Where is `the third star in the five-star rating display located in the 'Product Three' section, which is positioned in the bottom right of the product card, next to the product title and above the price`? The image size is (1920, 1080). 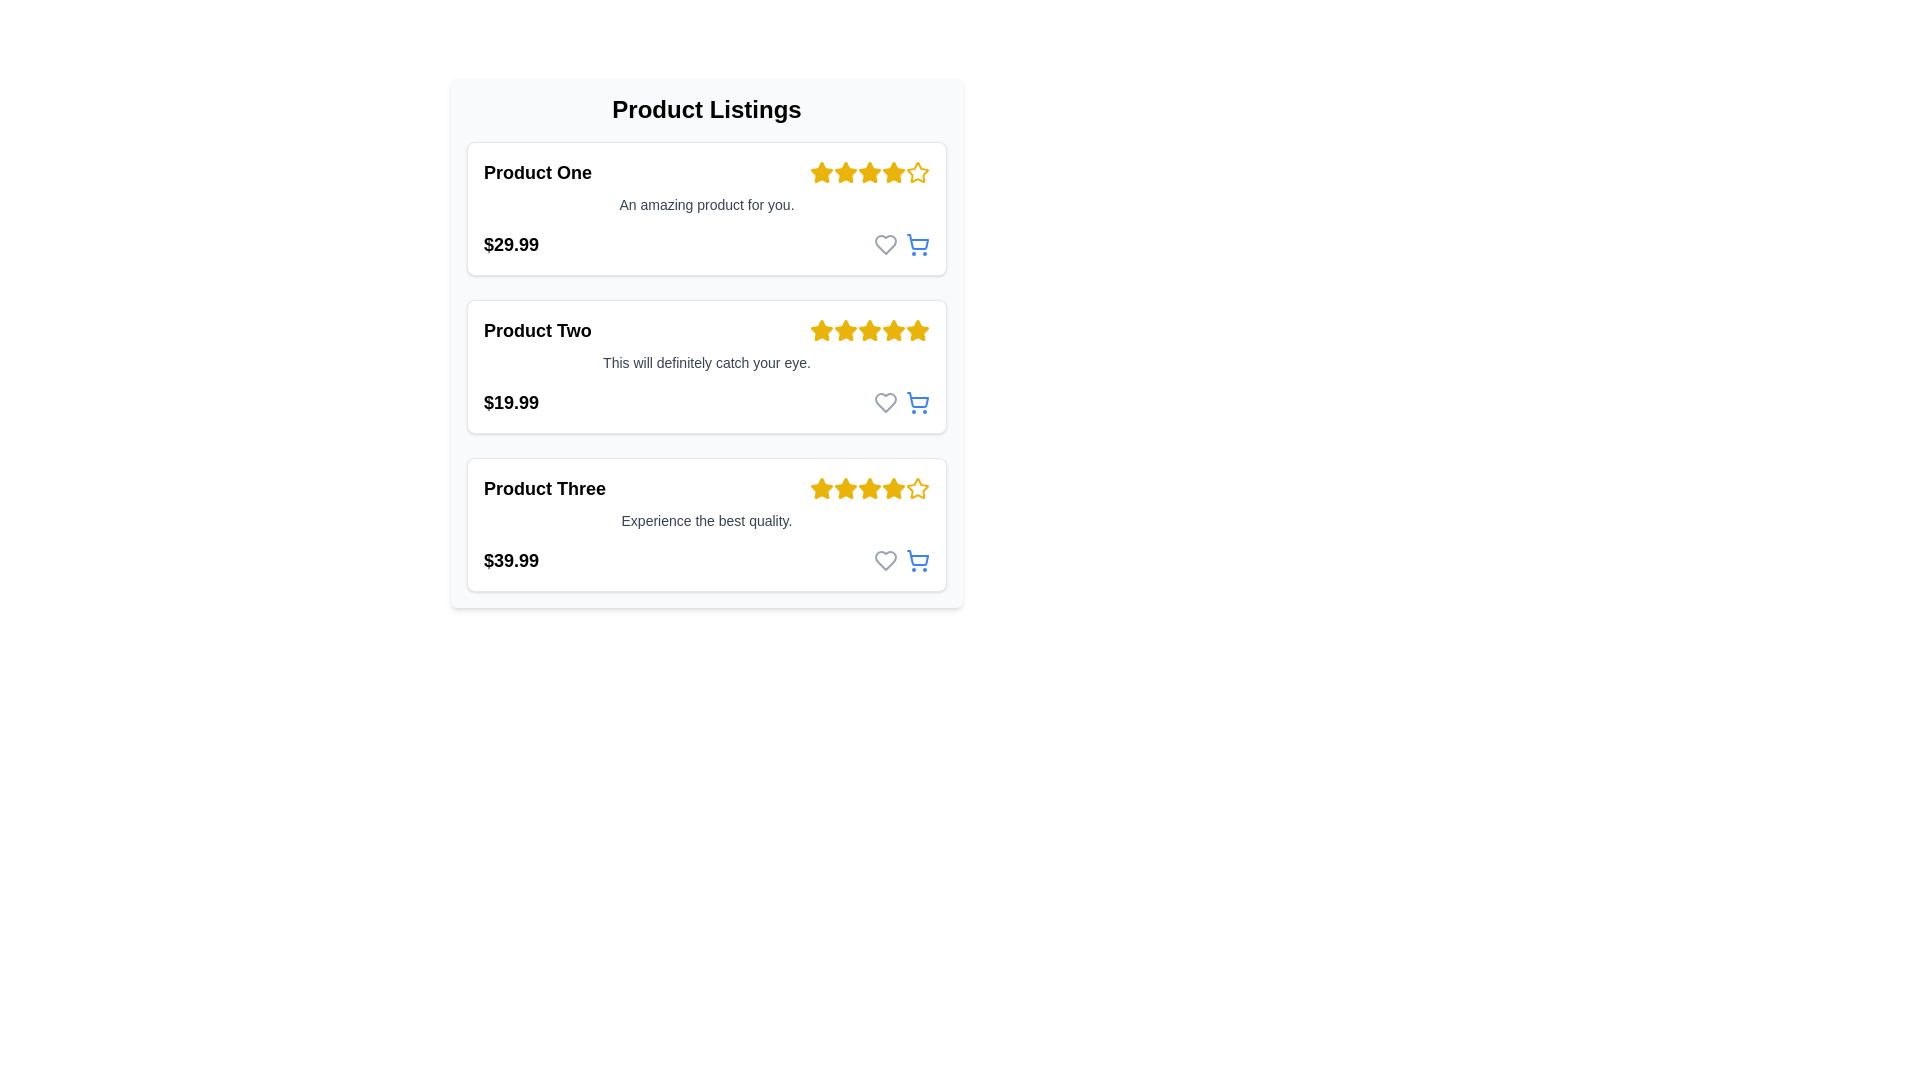
the third star in the five-star rating display located in the 'Product Three' section, which is positioned in the bottom right of the product card, next to the product title and above the price is located at coordinates (869, 489).